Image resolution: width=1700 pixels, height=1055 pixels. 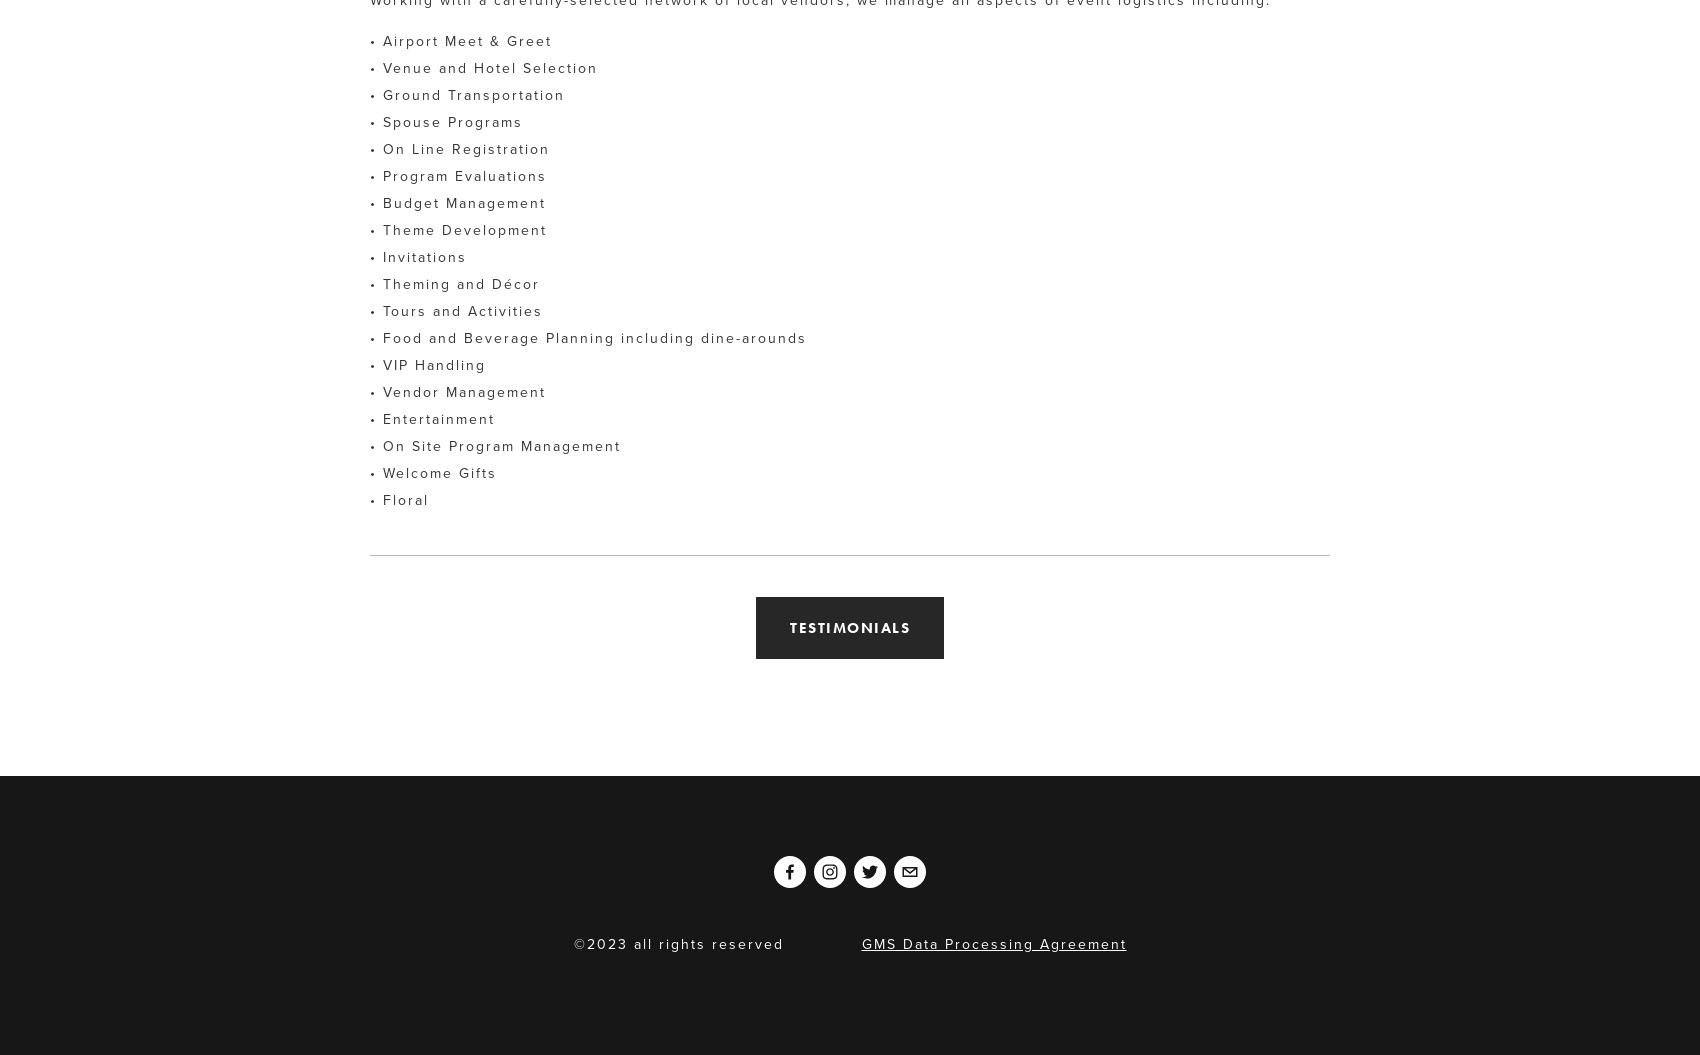 What do you see at coordinates (458, 175) in the screenshot?
I see `'• Program Evaluations'` at bounding box center [458, 175].